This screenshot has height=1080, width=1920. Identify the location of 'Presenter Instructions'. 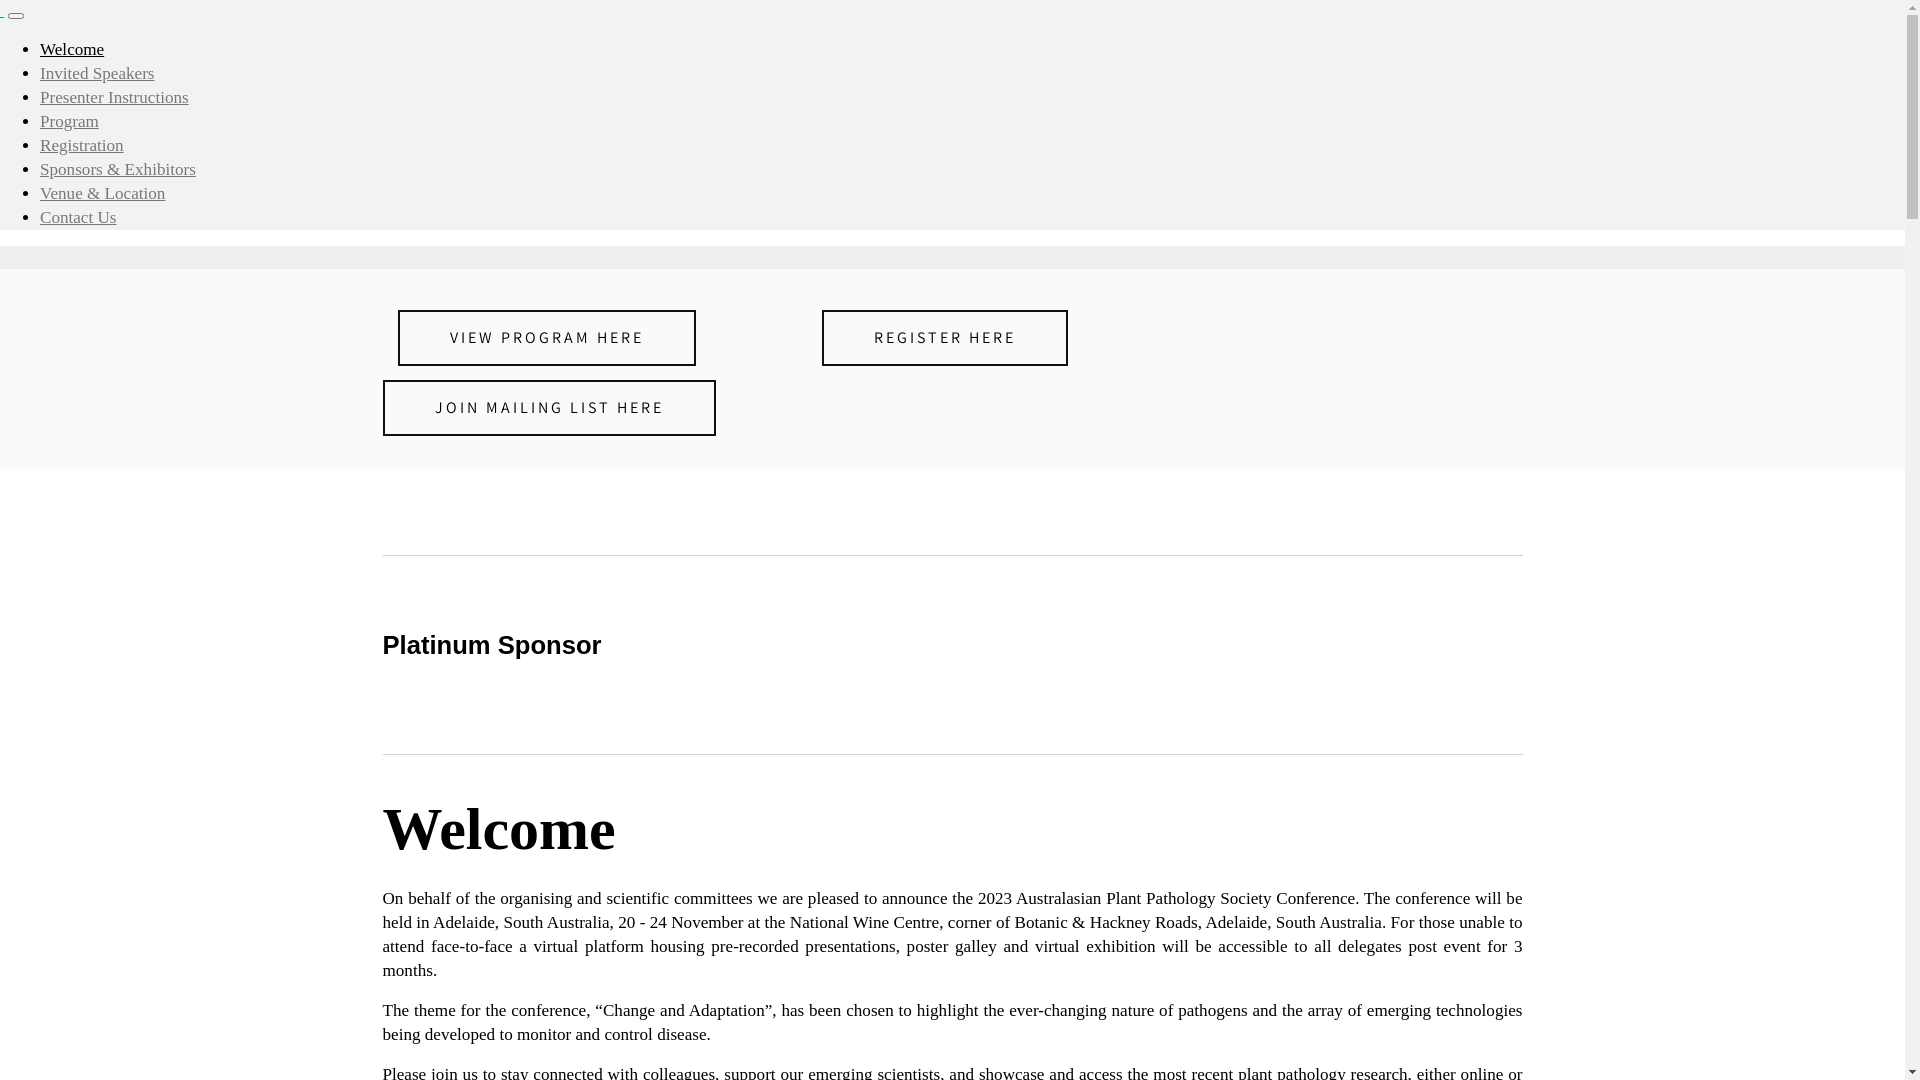
(113, 97).